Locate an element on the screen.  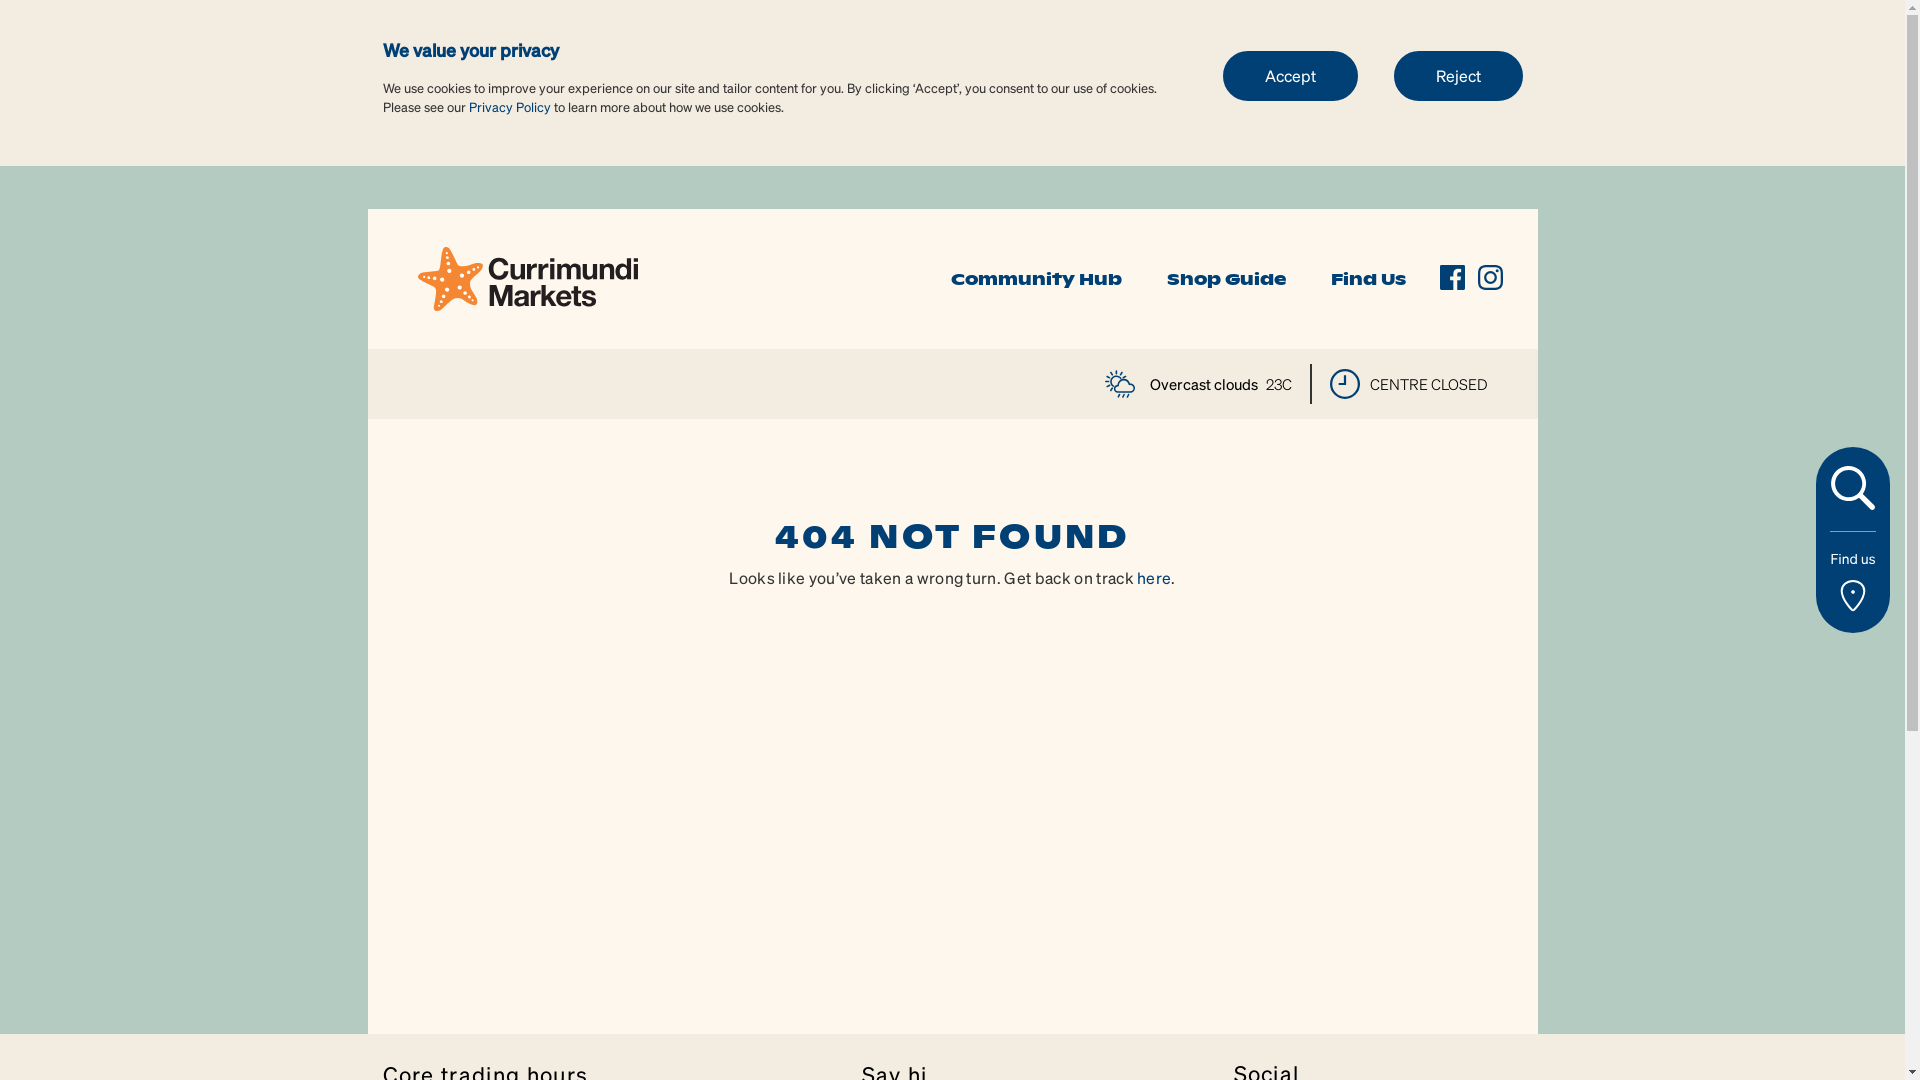
'Reject' is located at coordinates (1458, 73).